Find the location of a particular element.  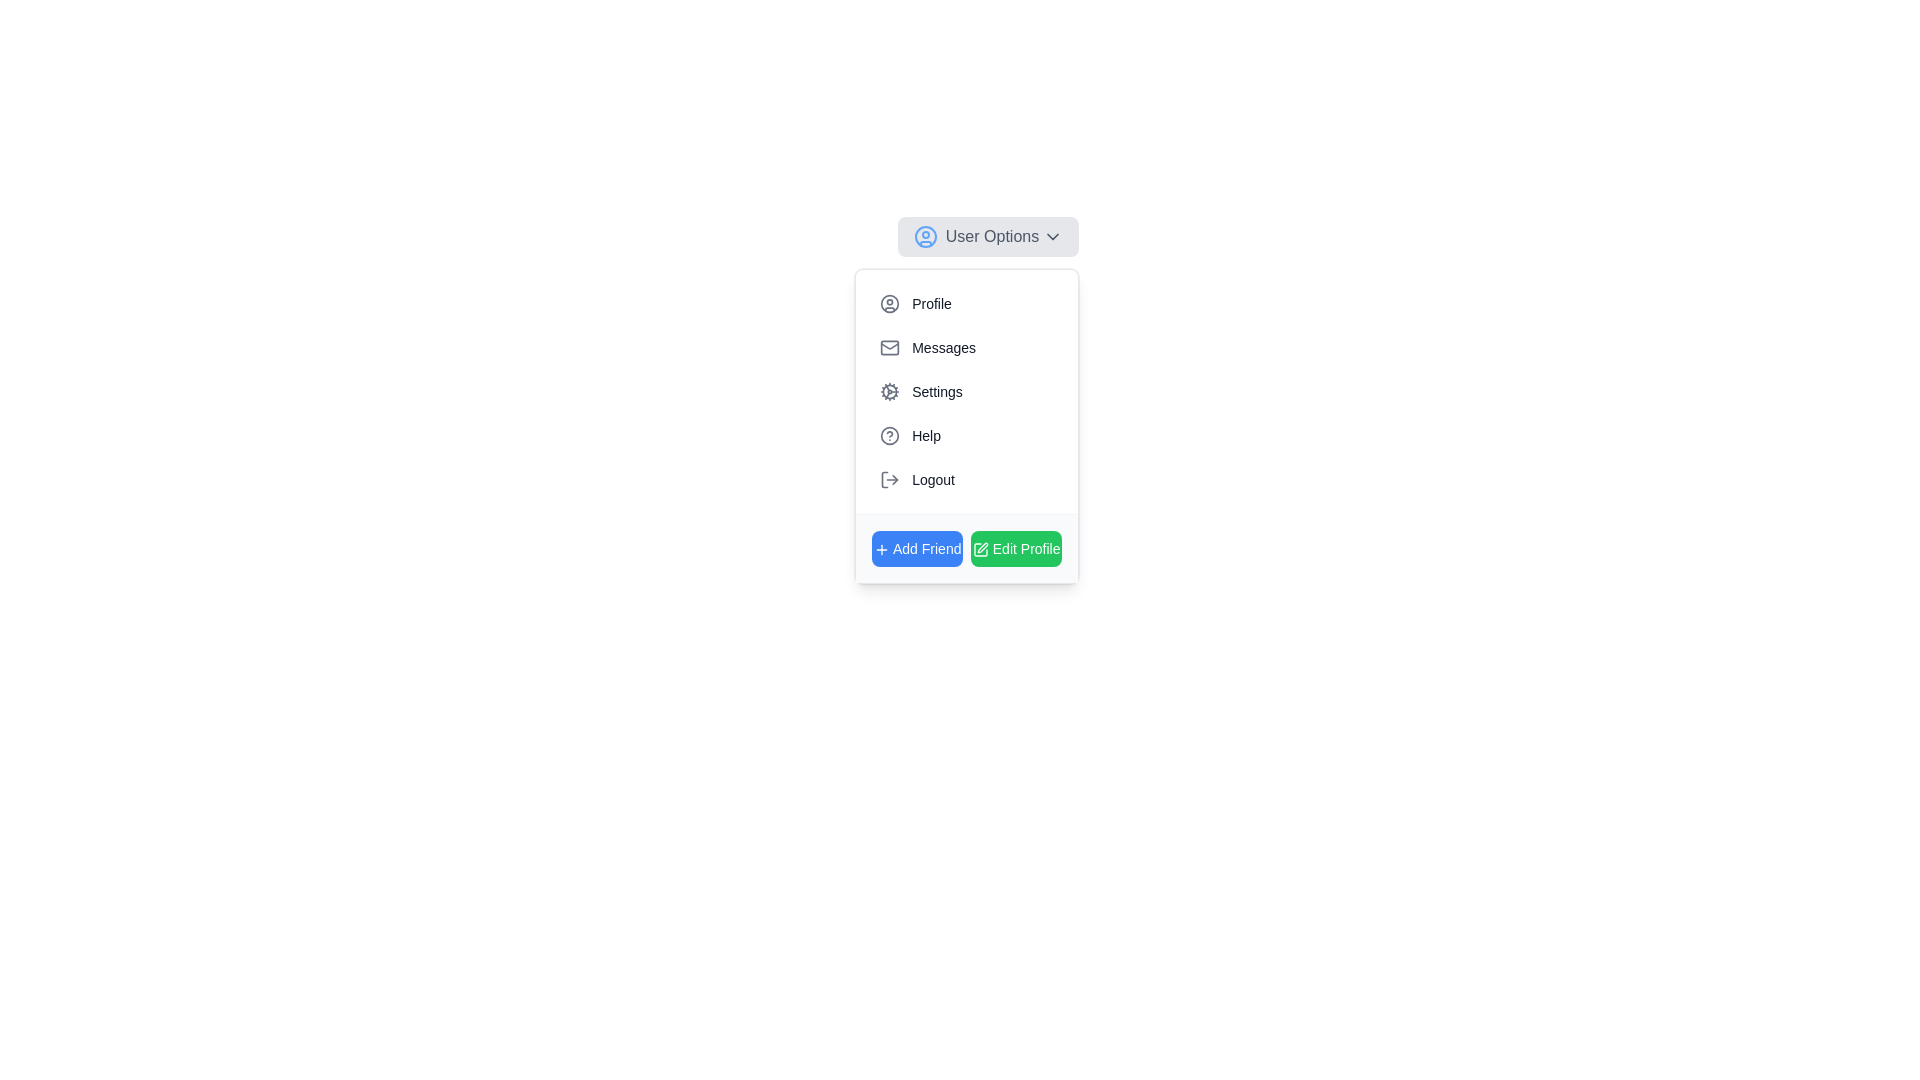

the 'Edit Profile' button, which is a green rectangular button with white text and a pen icon, located at the bottom right of the light gray panel, to observe its interactive visual changes is located at coordinates (1016, 548).